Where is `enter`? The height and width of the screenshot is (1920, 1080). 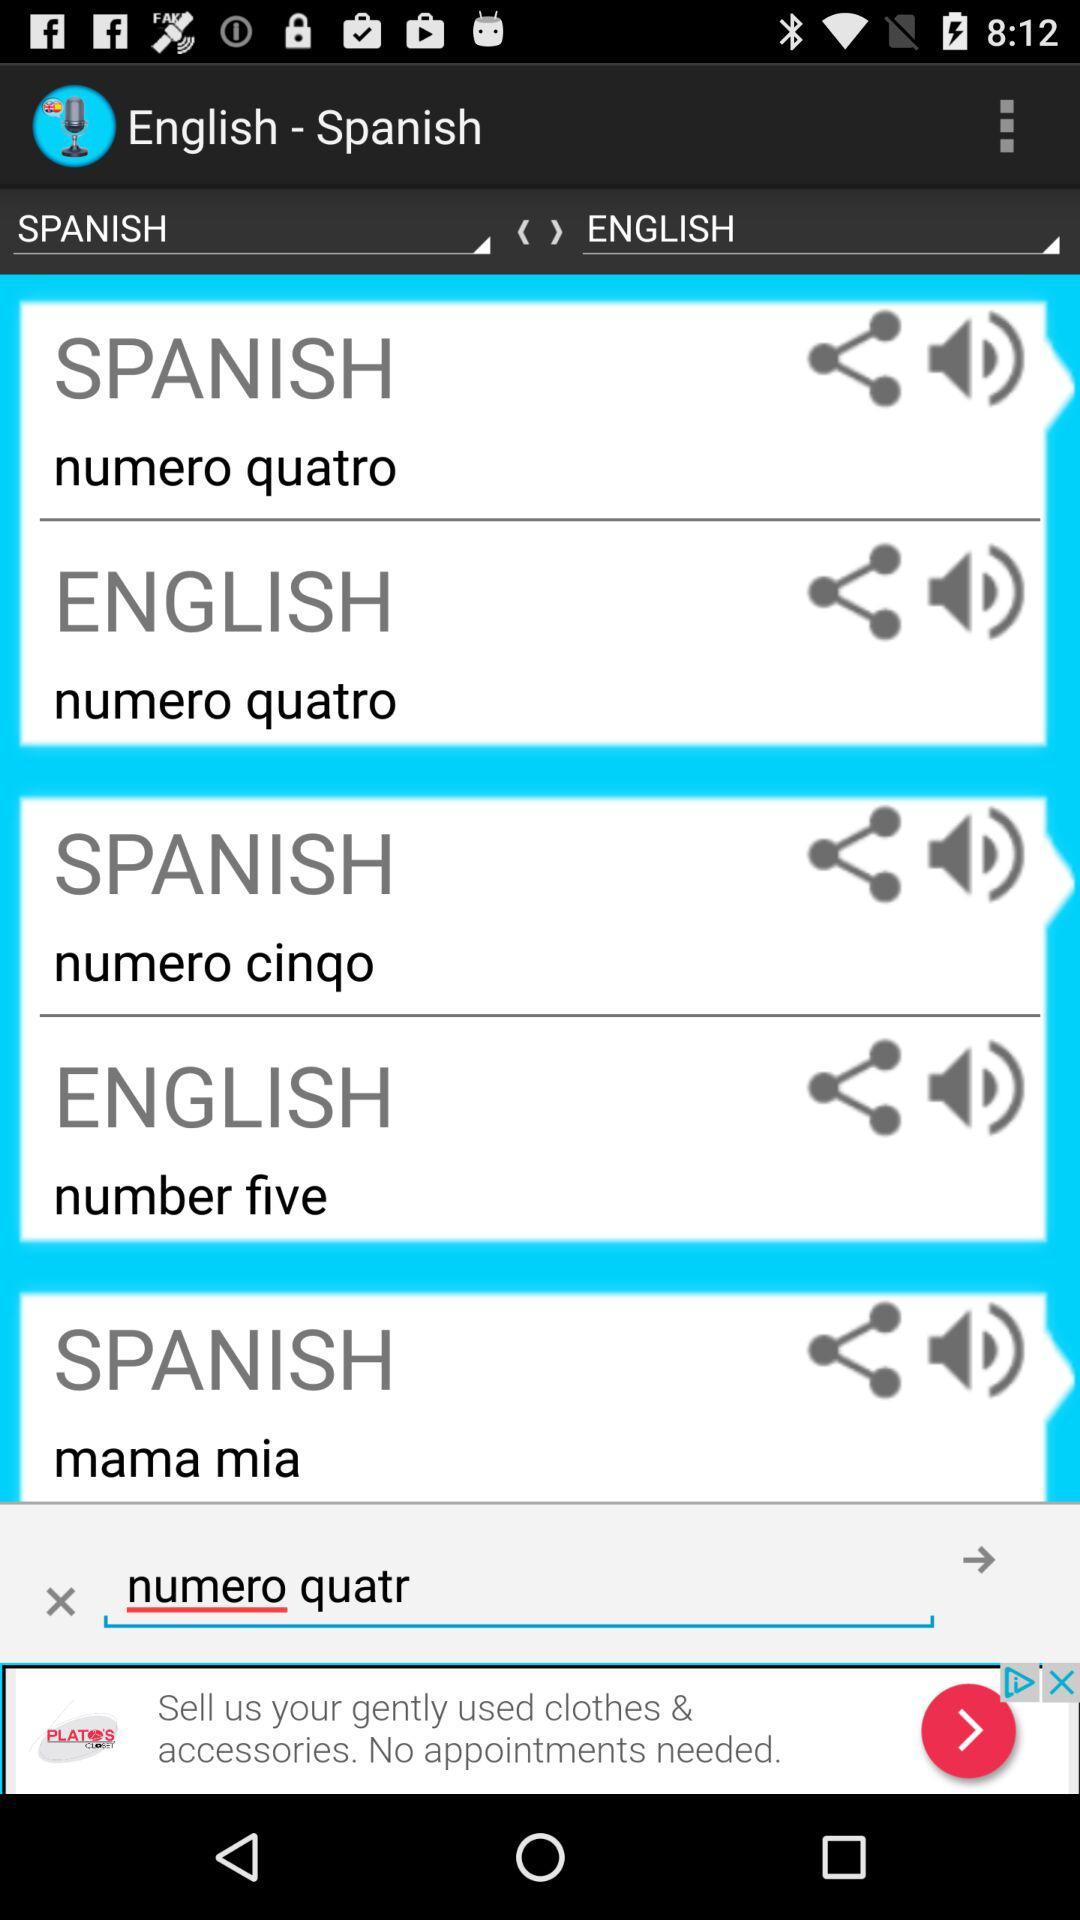 enter is located at coordinates (978, 1558).